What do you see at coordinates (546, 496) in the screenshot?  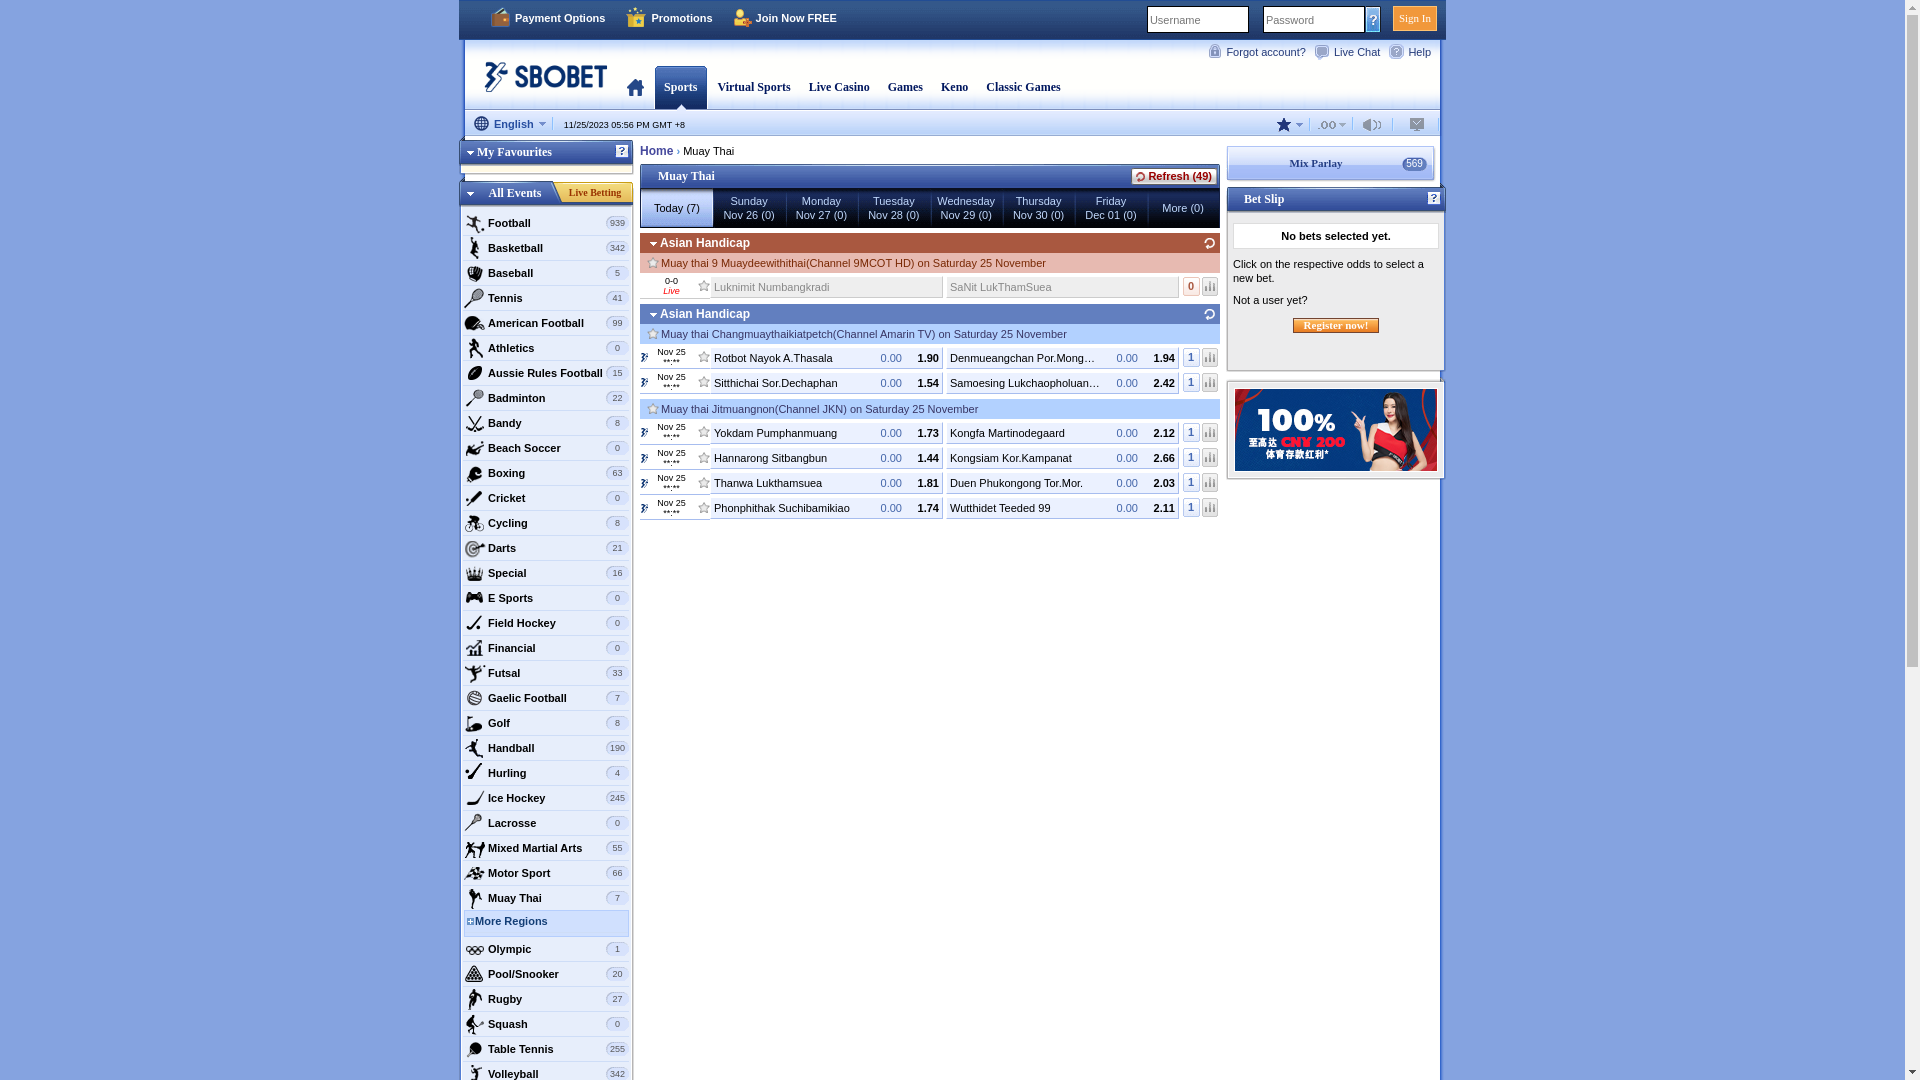 I see `'Cricket` at bounding box center [546, 496].